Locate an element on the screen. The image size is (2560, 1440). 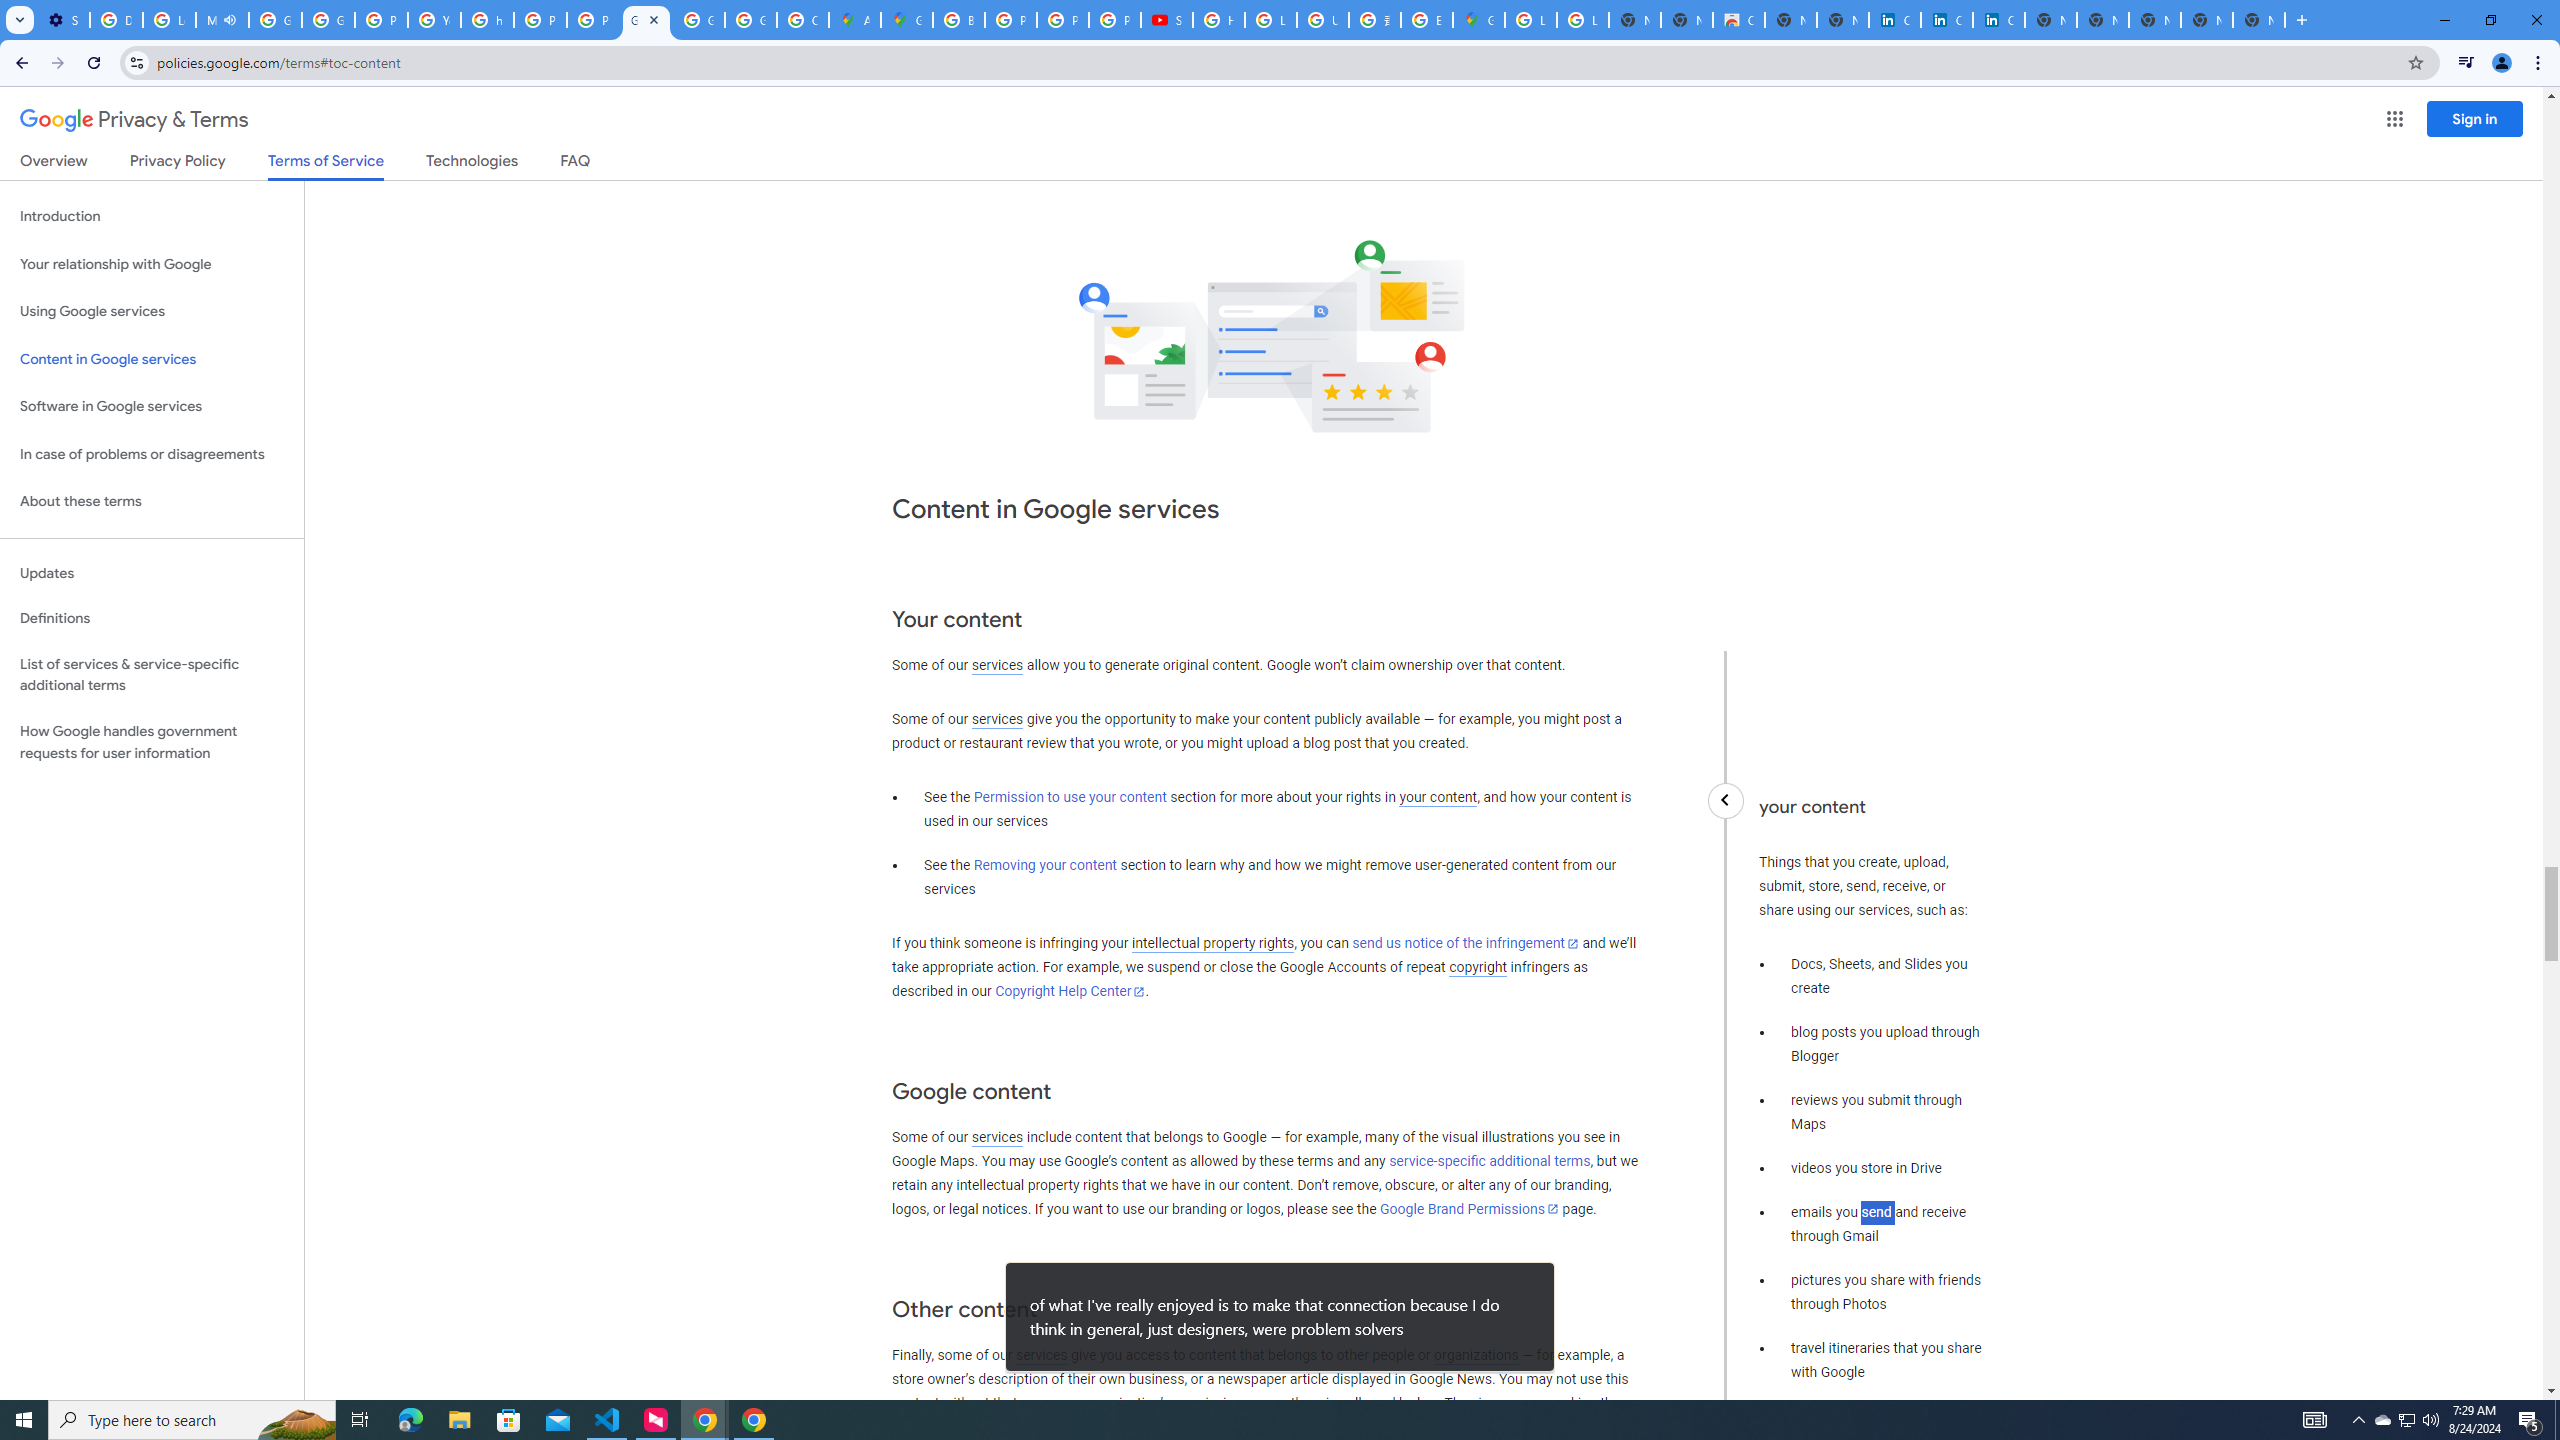
'List of services & service-specific additional terms' is located at coordinates (151, 674).